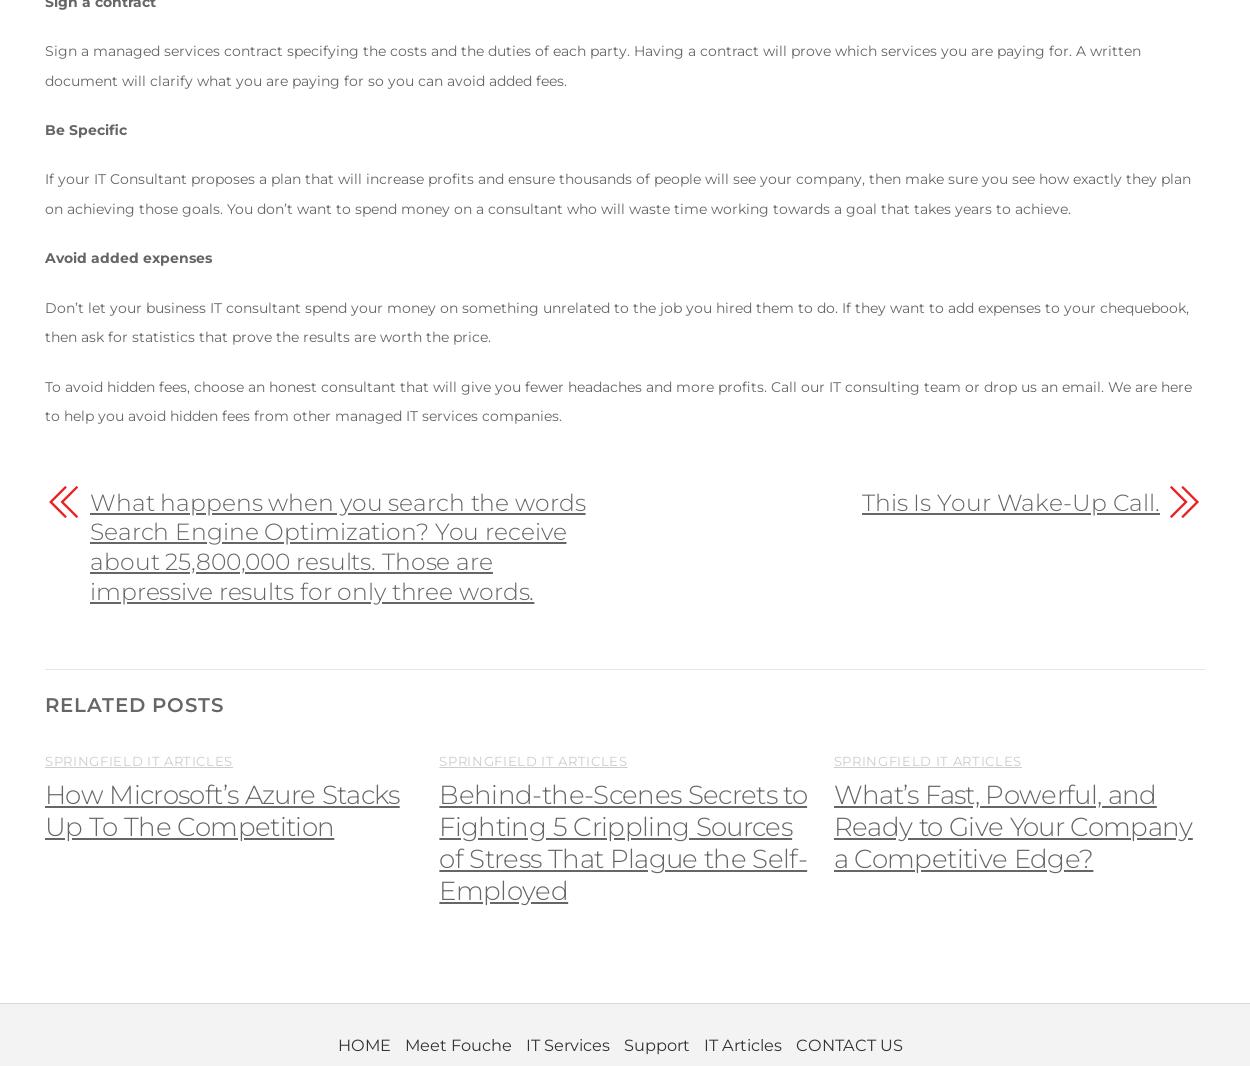 The width and height of the screenshot is (1250, 1066). Describe the element at coordinates (362, 1044) in the screenshot. I see `'HOME'` at that location.